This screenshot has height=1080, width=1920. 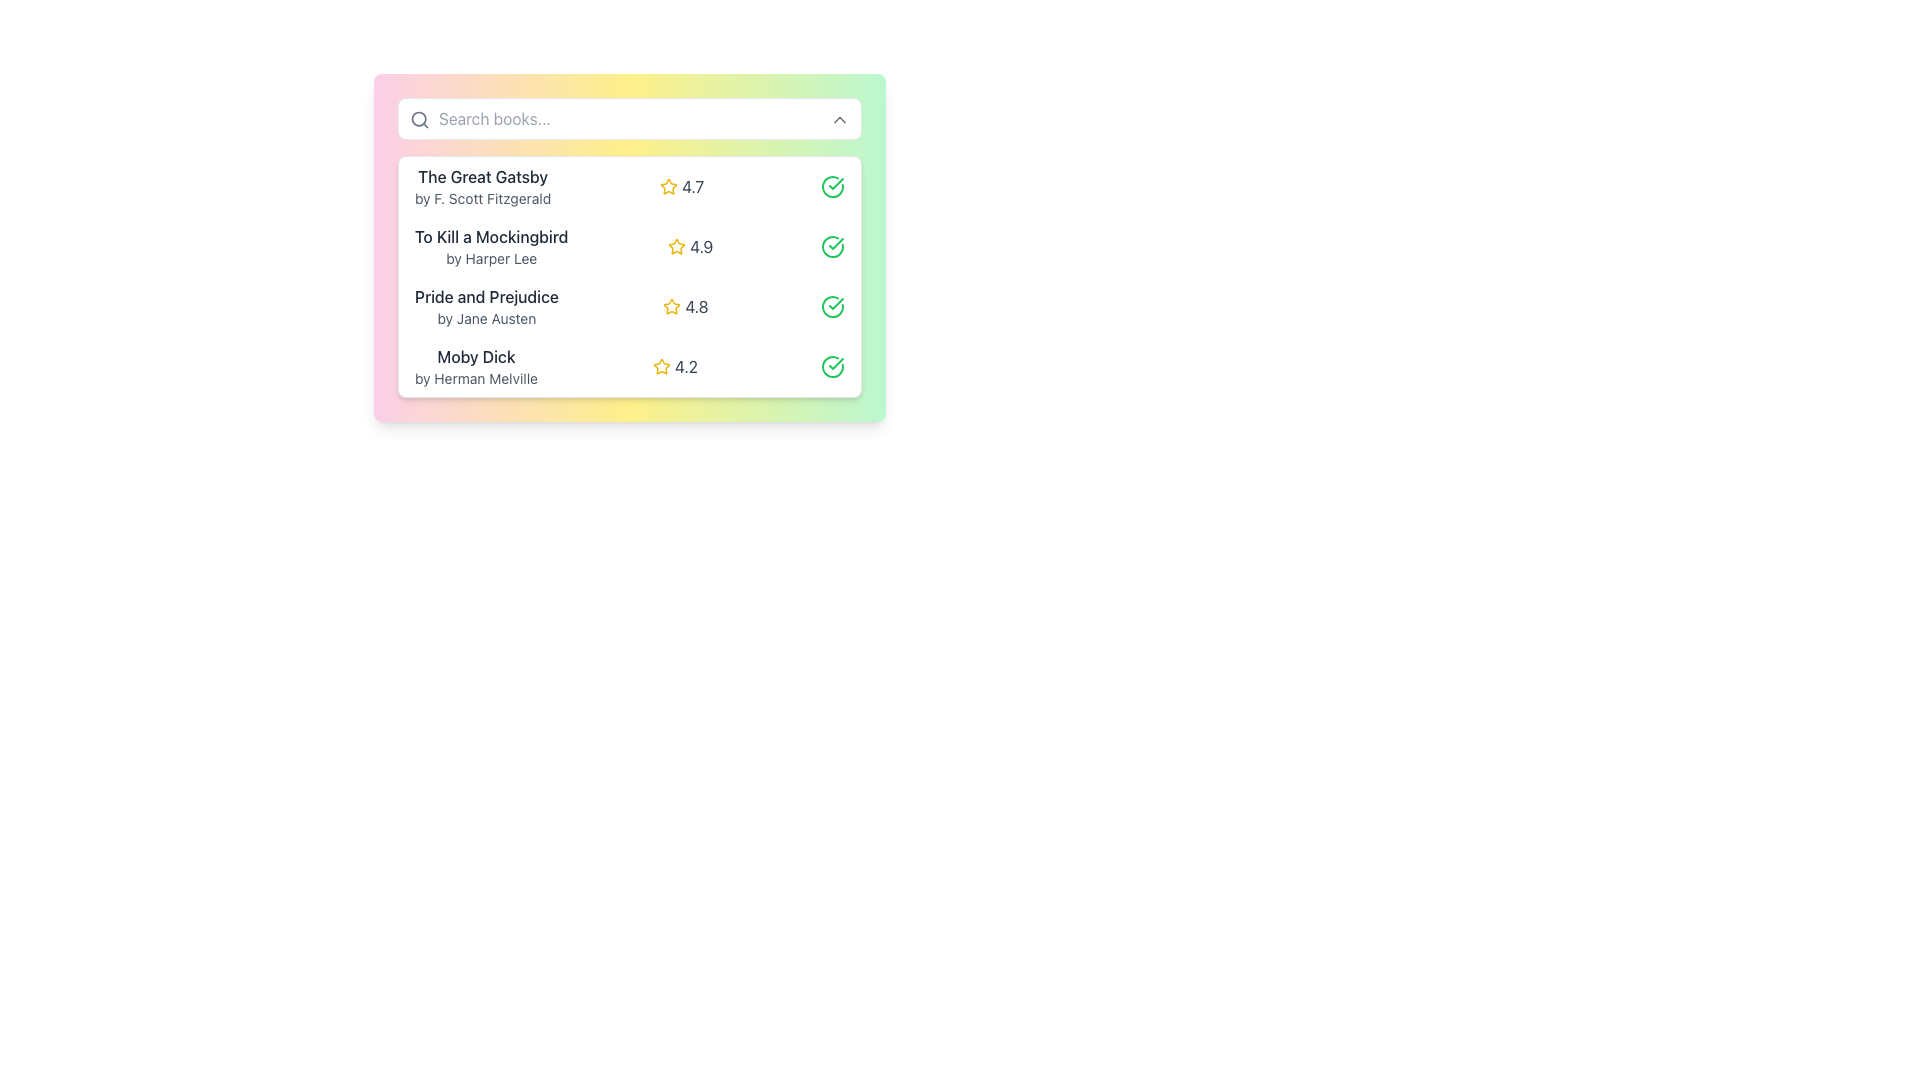 What do you see at coordinates (675, 366) in the screenshot?
I see `the golden star icon of the rating display for the book 'Moby Dick' by Herman Melville, which is located in the fourth row of the book list` at bounding box center [675, 366].